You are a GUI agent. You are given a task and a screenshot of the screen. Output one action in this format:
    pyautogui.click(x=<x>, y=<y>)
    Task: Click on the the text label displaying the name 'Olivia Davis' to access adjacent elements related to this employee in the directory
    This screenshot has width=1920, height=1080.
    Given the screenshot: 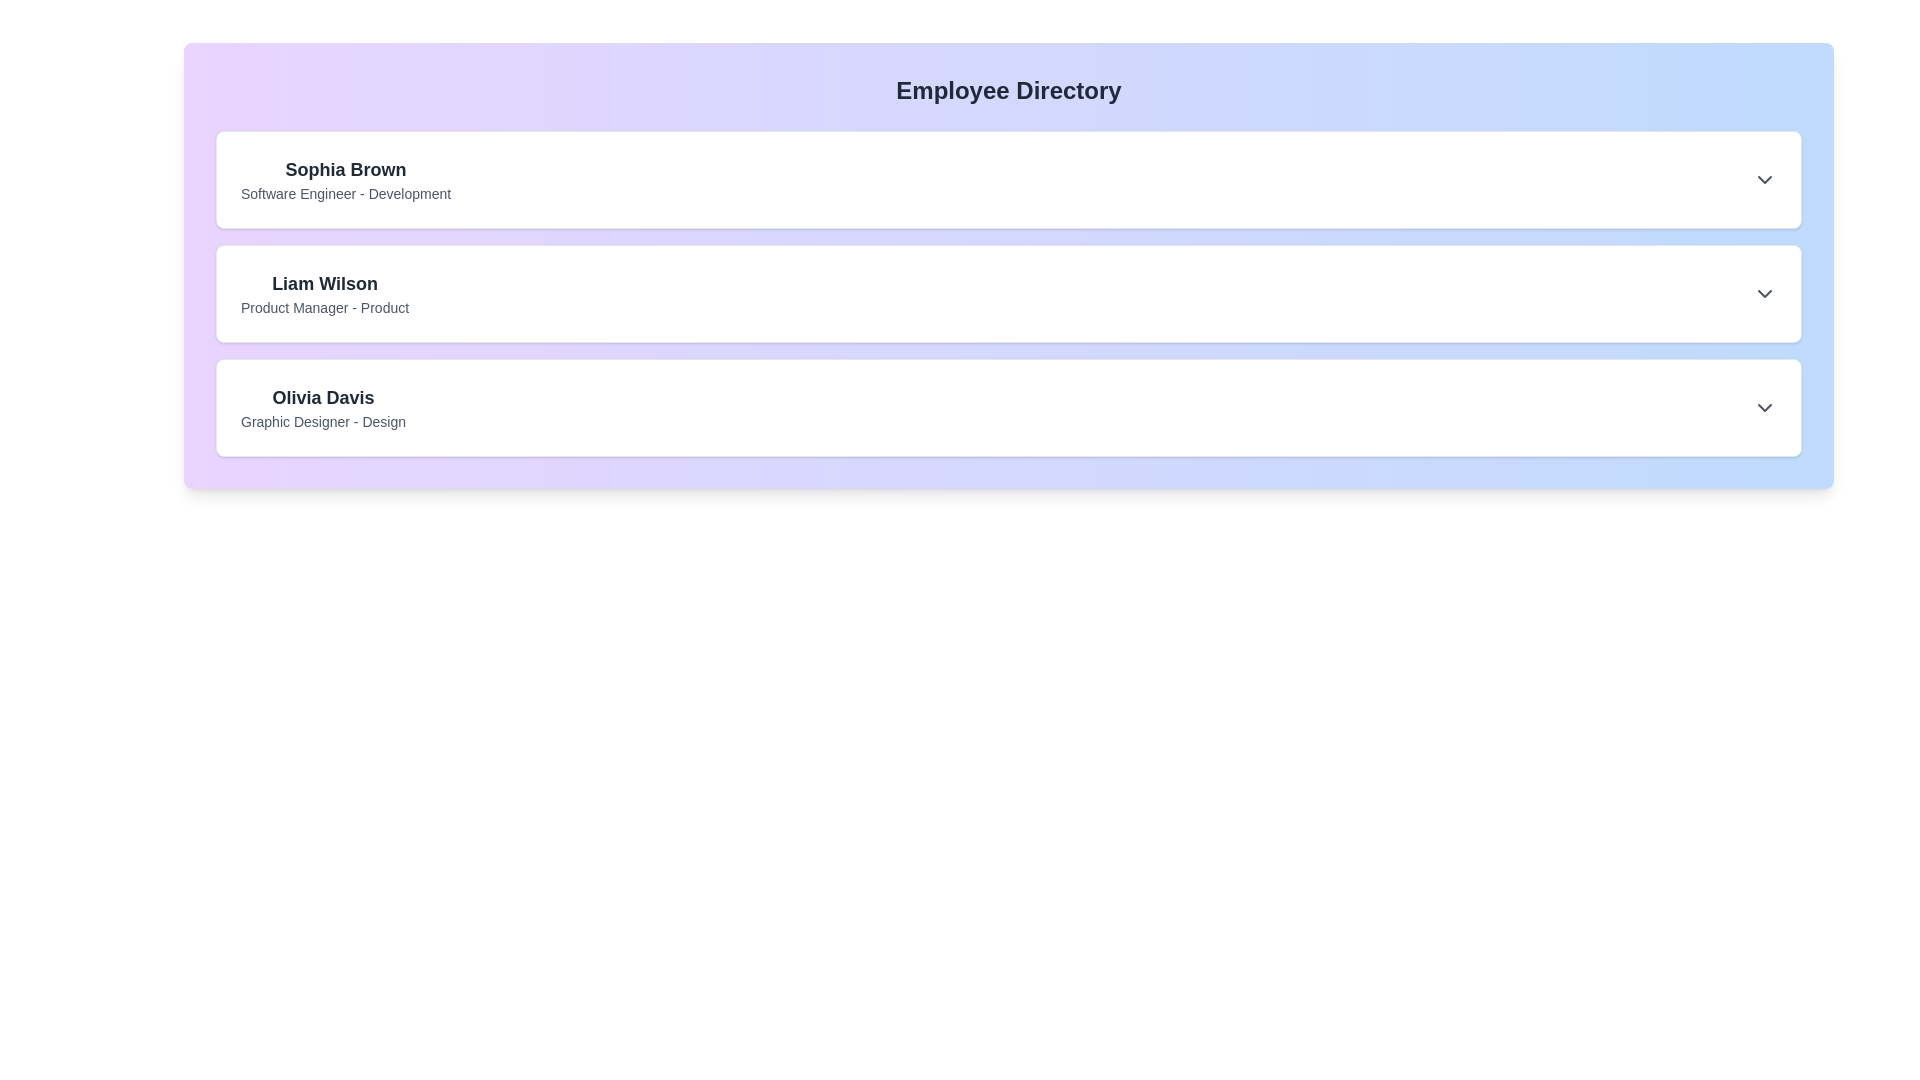 What is the action you would take?
    pyautogui.click(x=323, y=397)
    